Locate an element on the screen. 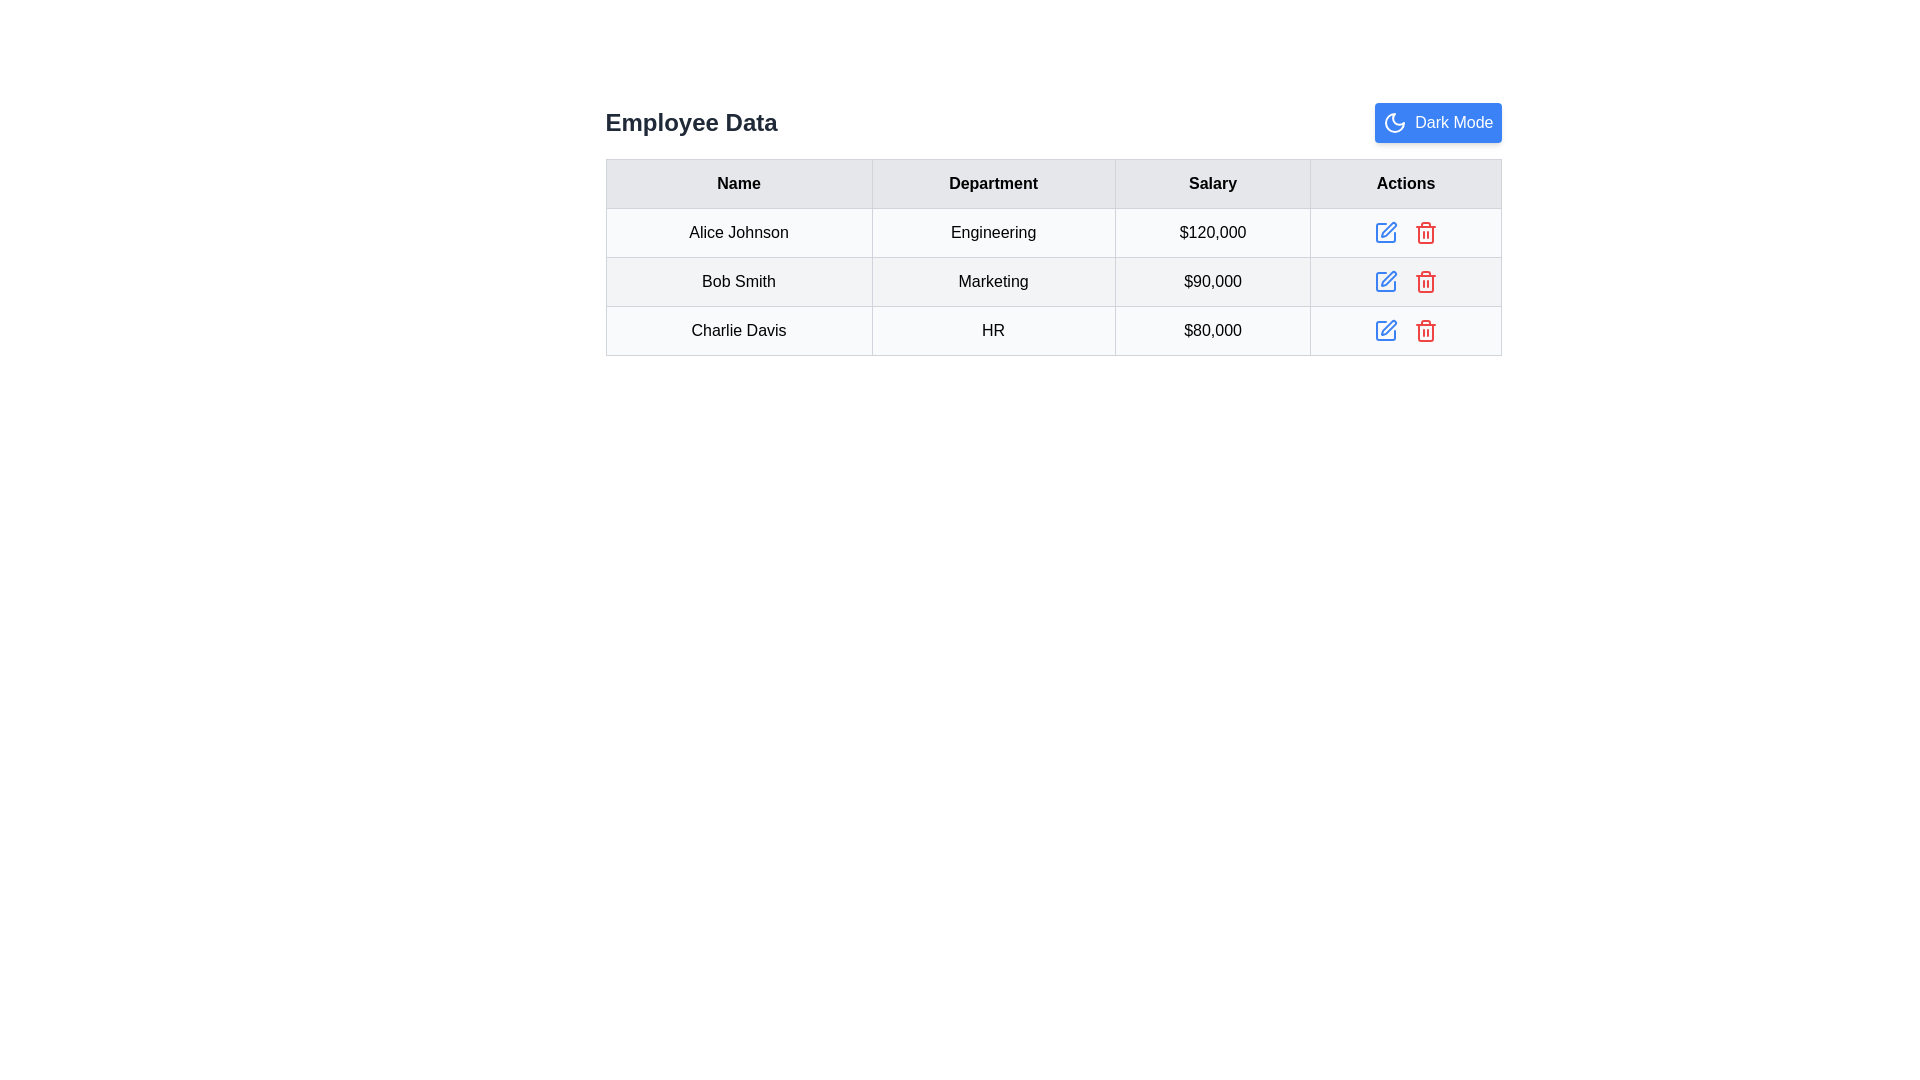 This screenshot has height=1080, width=1920. the 'Department' cell in the second row of the table displaying 'Marketing', which is aligned with 'Bob Smith' is located at coordinates (1052, 281).